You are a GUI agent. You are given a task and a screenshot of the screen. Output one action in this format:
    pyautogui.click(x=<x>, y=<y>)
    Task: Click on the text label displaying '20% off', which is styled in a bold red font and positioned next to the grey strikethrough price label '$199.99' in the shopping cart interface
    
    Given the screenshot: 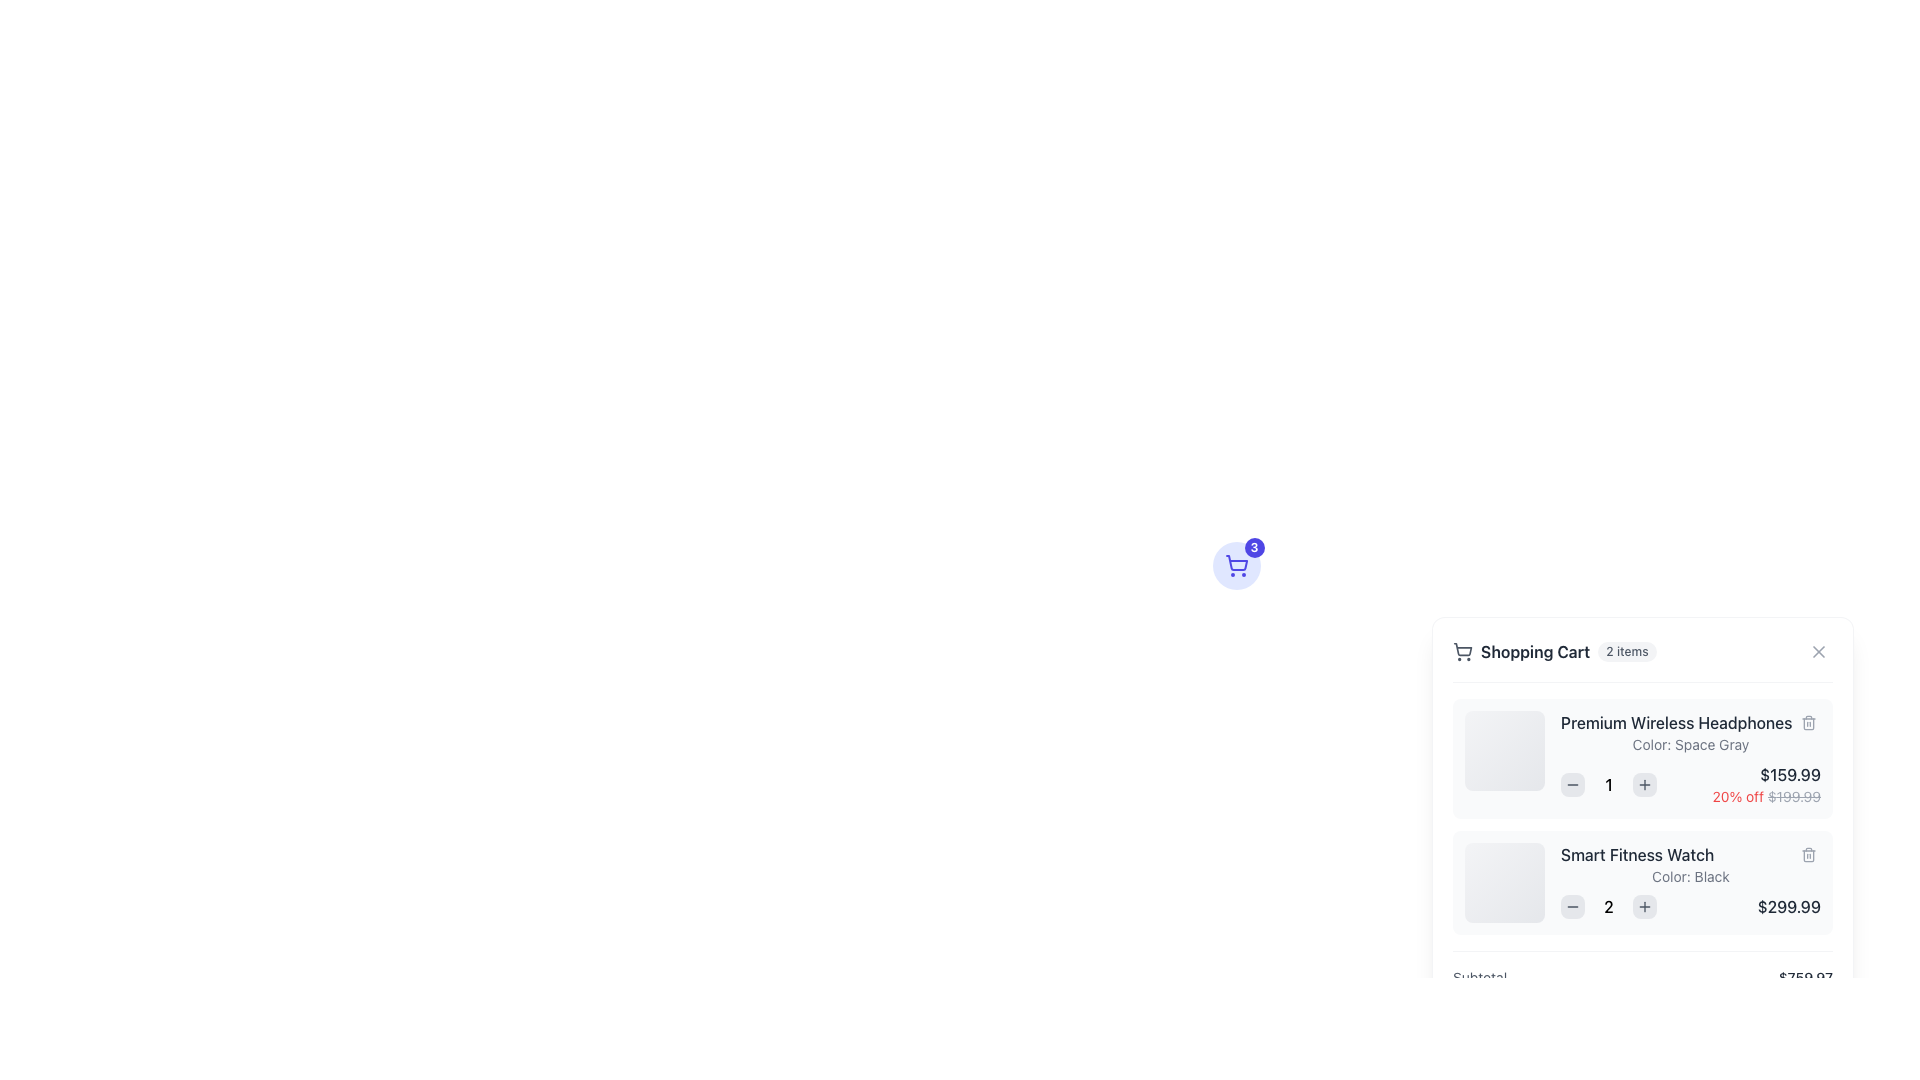 What is the action you would take?
    pyautogui.click(x=1737, y=795)
    